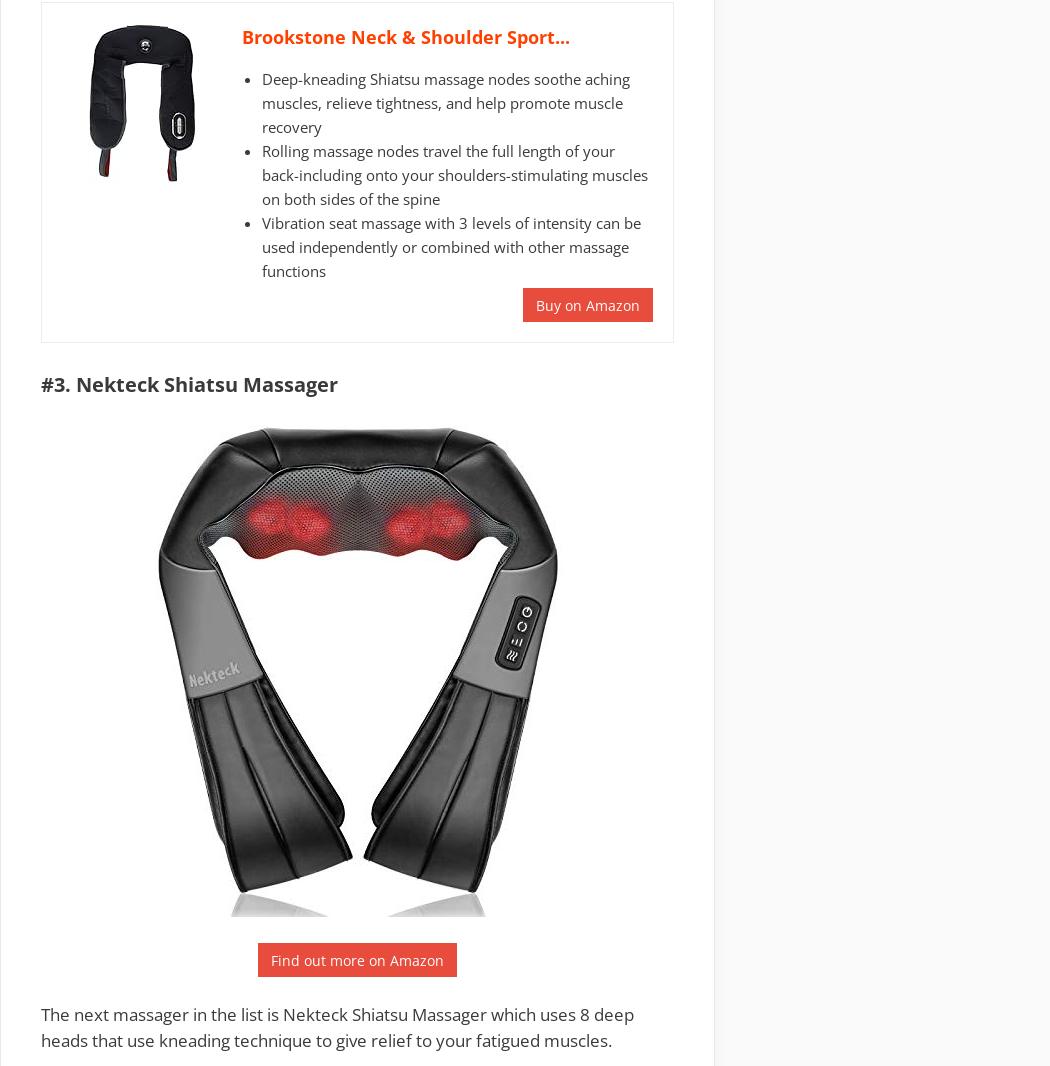 The image size is (1050, 1066). I want to click on 'Vibration seat massage with 3 levels of intensity can be used independently or combined with other massage functions', so click(451, 245).